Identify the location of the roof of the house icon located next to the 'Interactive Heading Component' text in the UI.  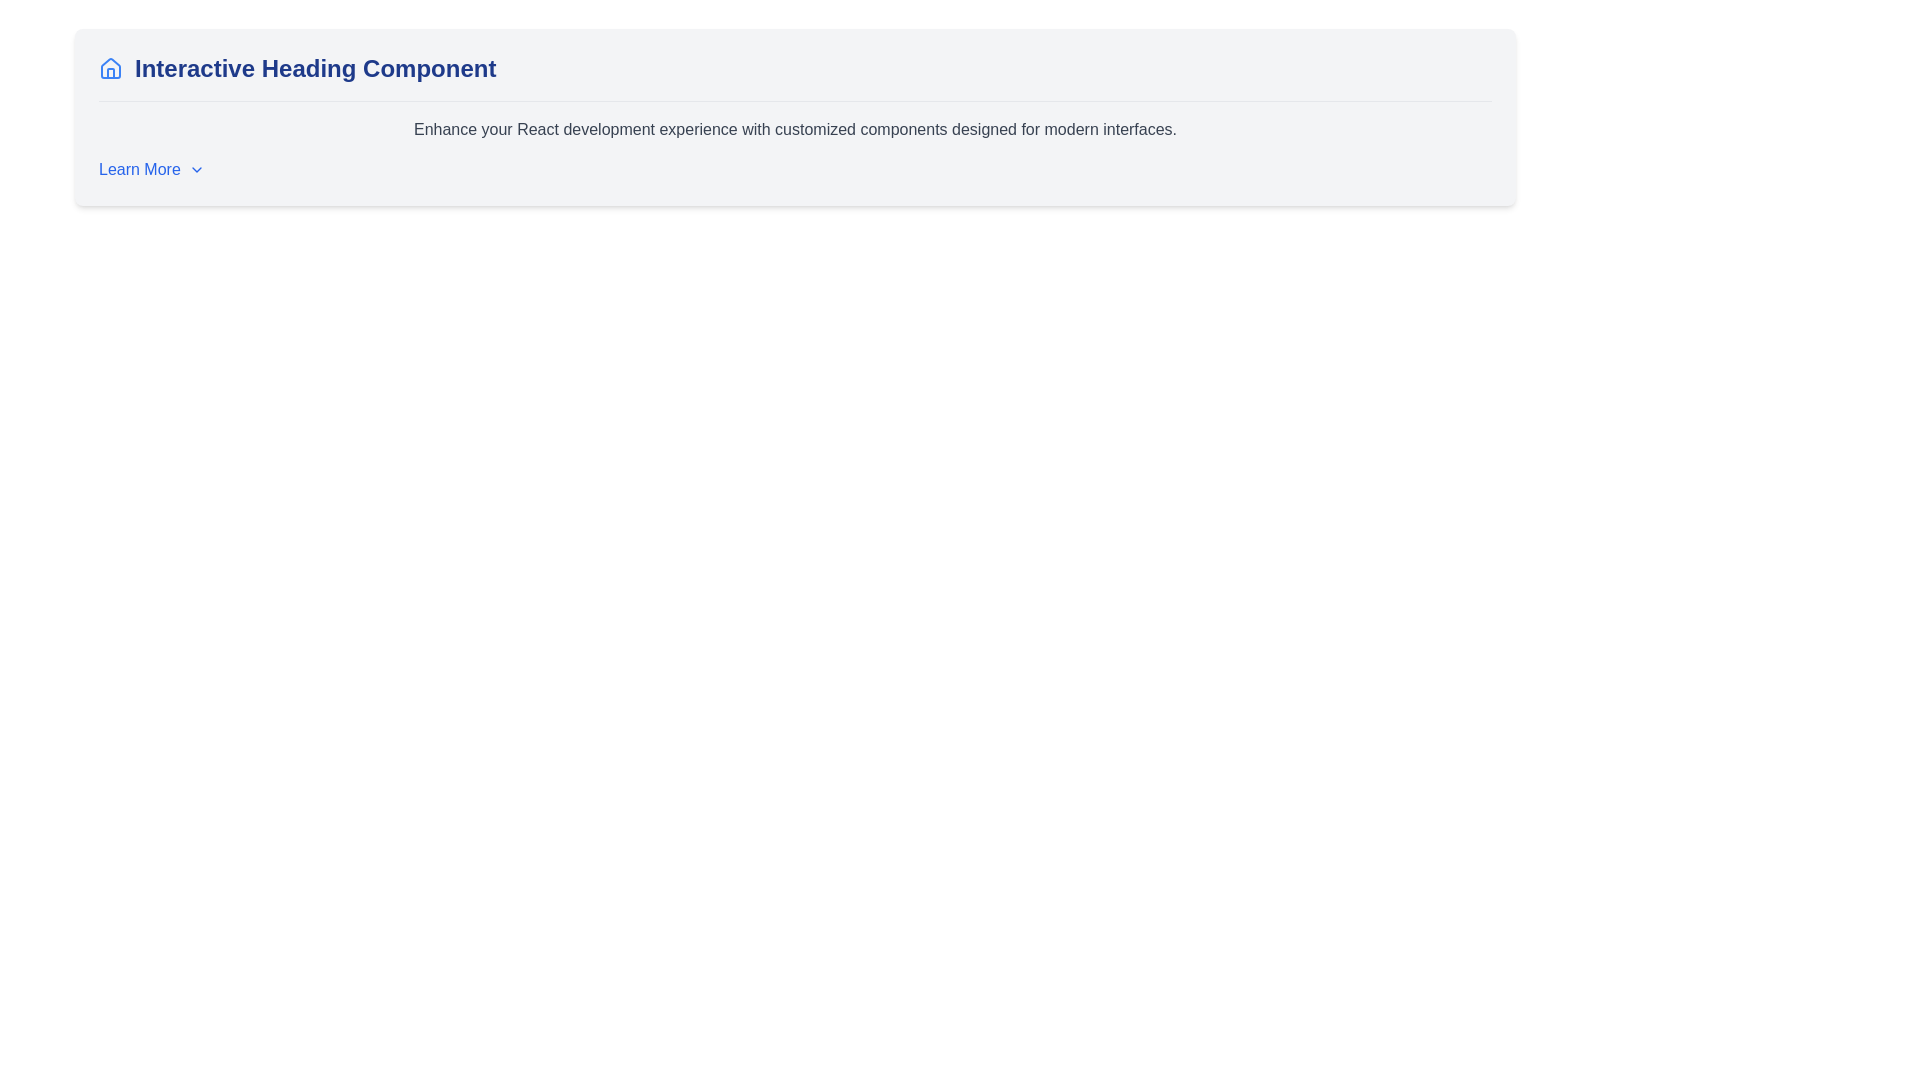
(109, 67).